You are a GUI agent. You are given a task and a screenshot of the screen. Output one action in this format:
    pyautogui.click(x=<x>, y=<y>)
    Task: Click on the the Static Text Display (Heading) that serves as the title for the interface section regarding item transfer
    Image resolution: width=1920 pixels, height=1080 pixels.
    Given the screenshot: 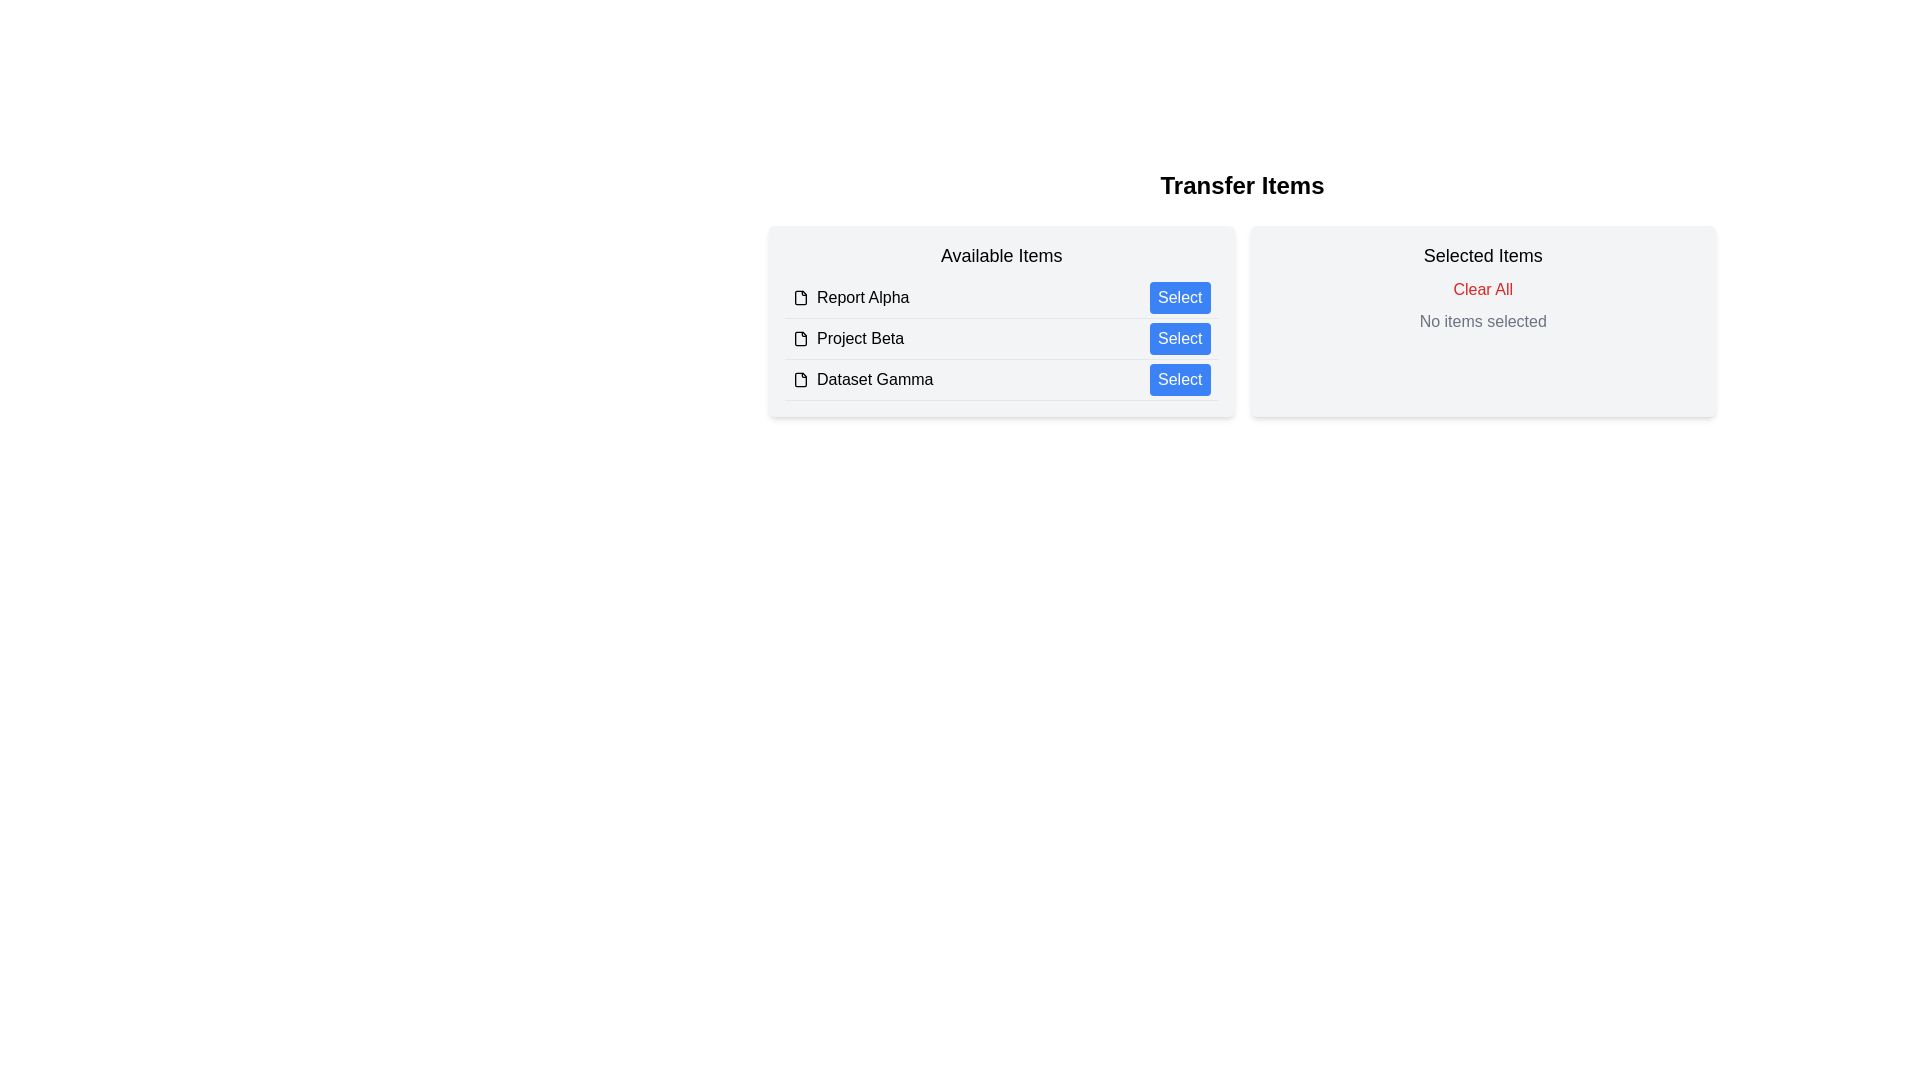 What is the action you would take?
    pyautogui.click(x=1241, y=185)
    